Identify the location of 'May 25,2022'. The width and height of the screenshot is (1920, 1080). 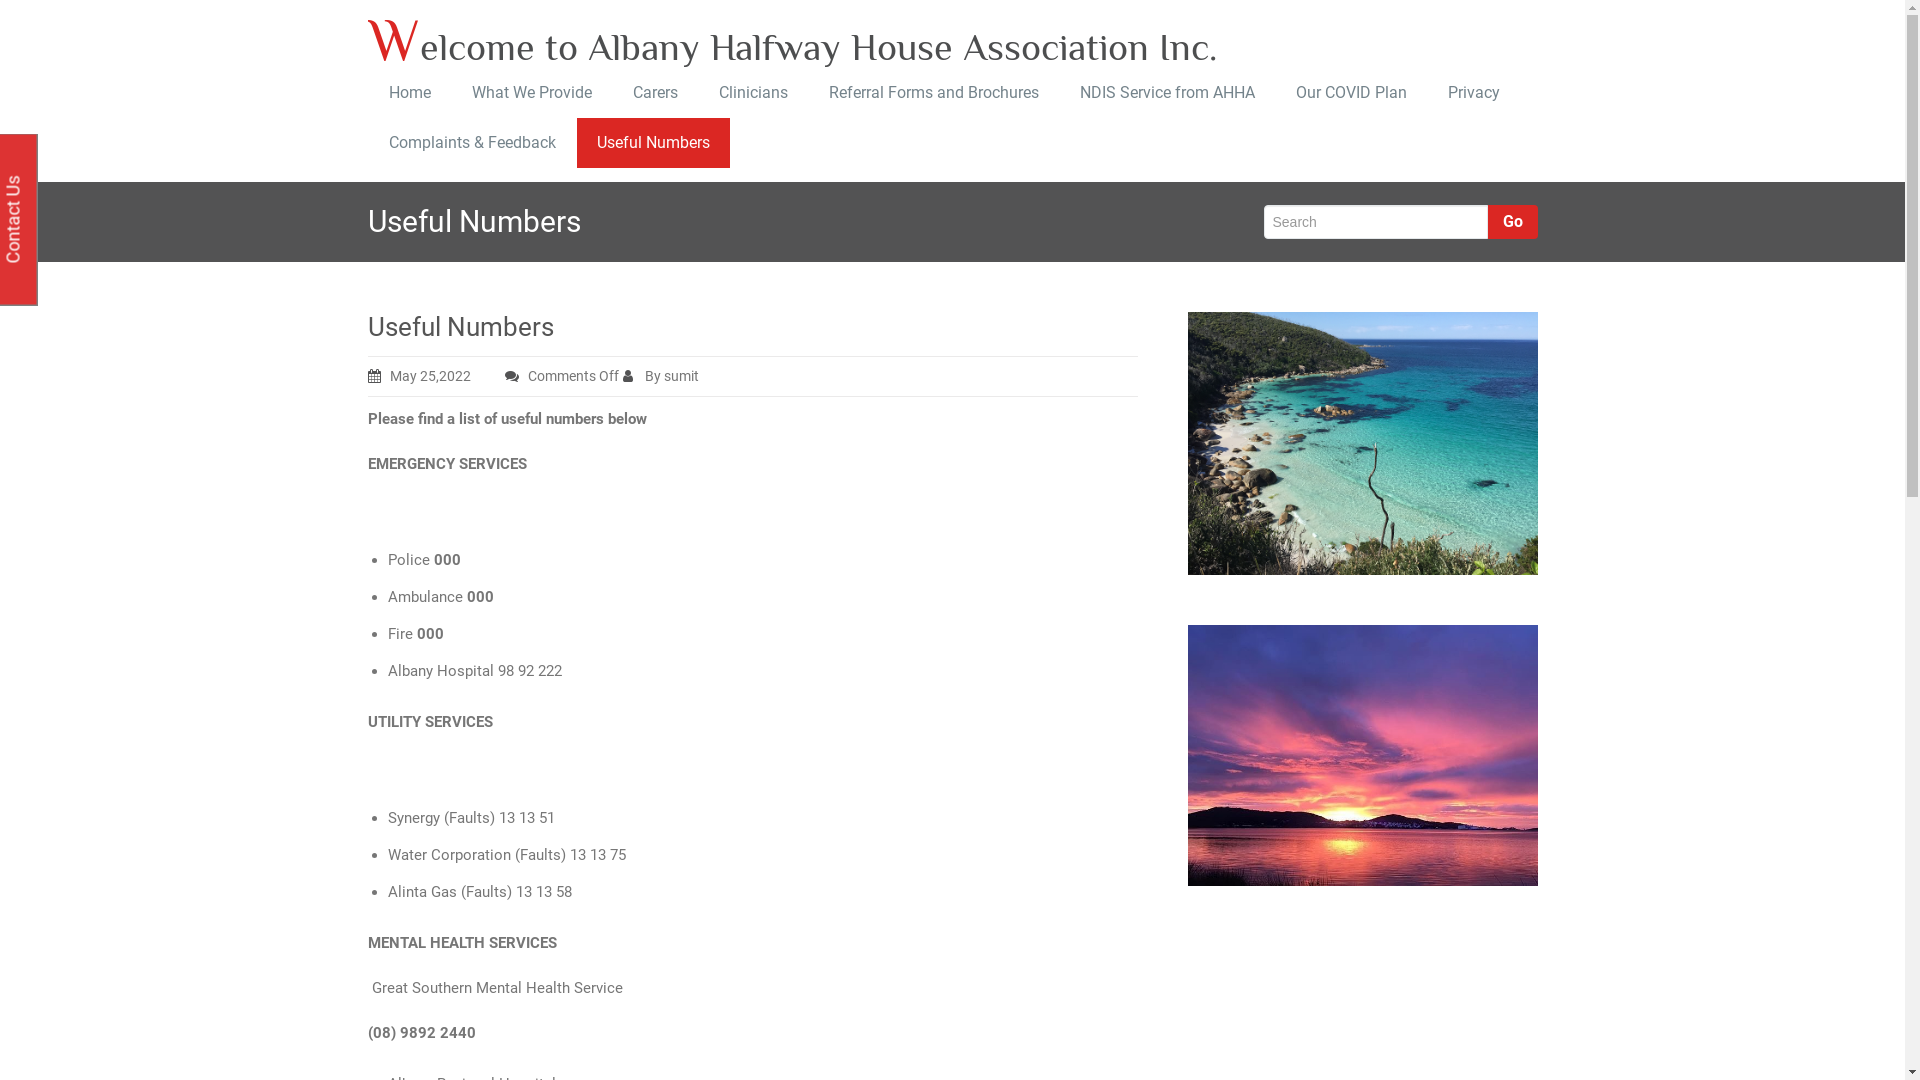
(368, 375).